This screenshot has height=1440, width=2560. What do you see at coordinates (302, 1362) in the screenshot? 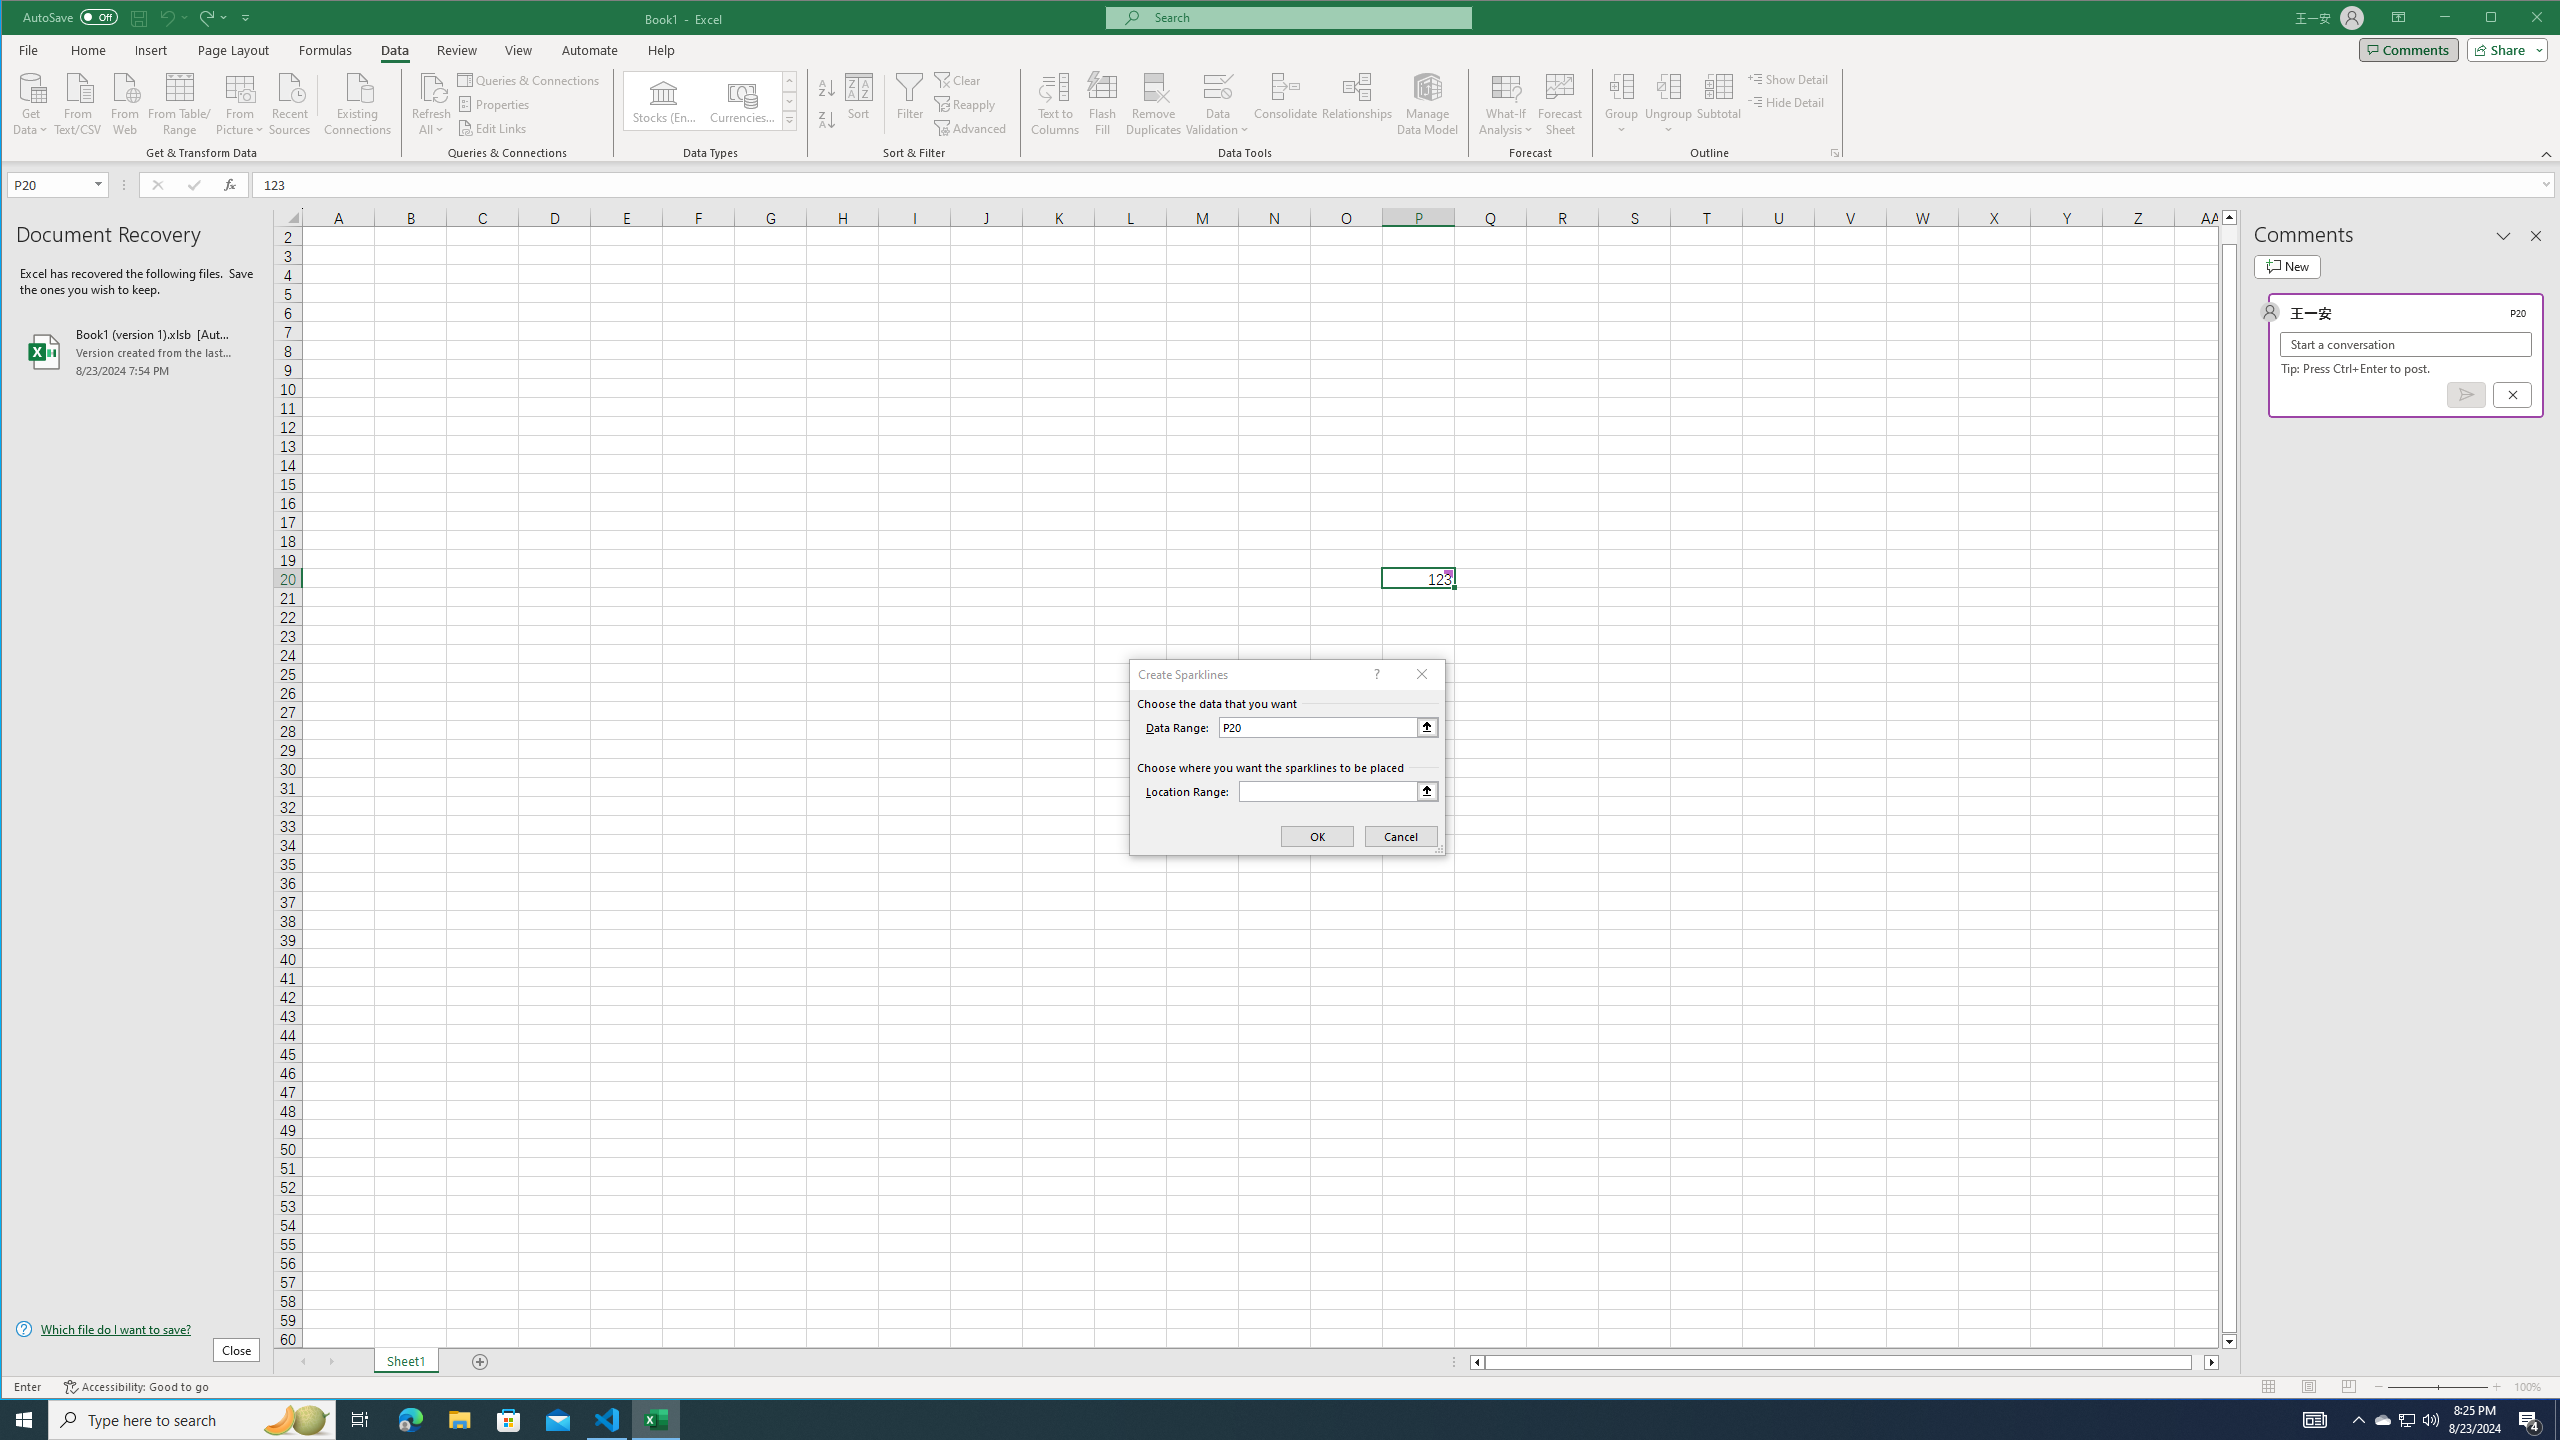
I see `'Scroll Left'` at bounding box center [302, 1362].